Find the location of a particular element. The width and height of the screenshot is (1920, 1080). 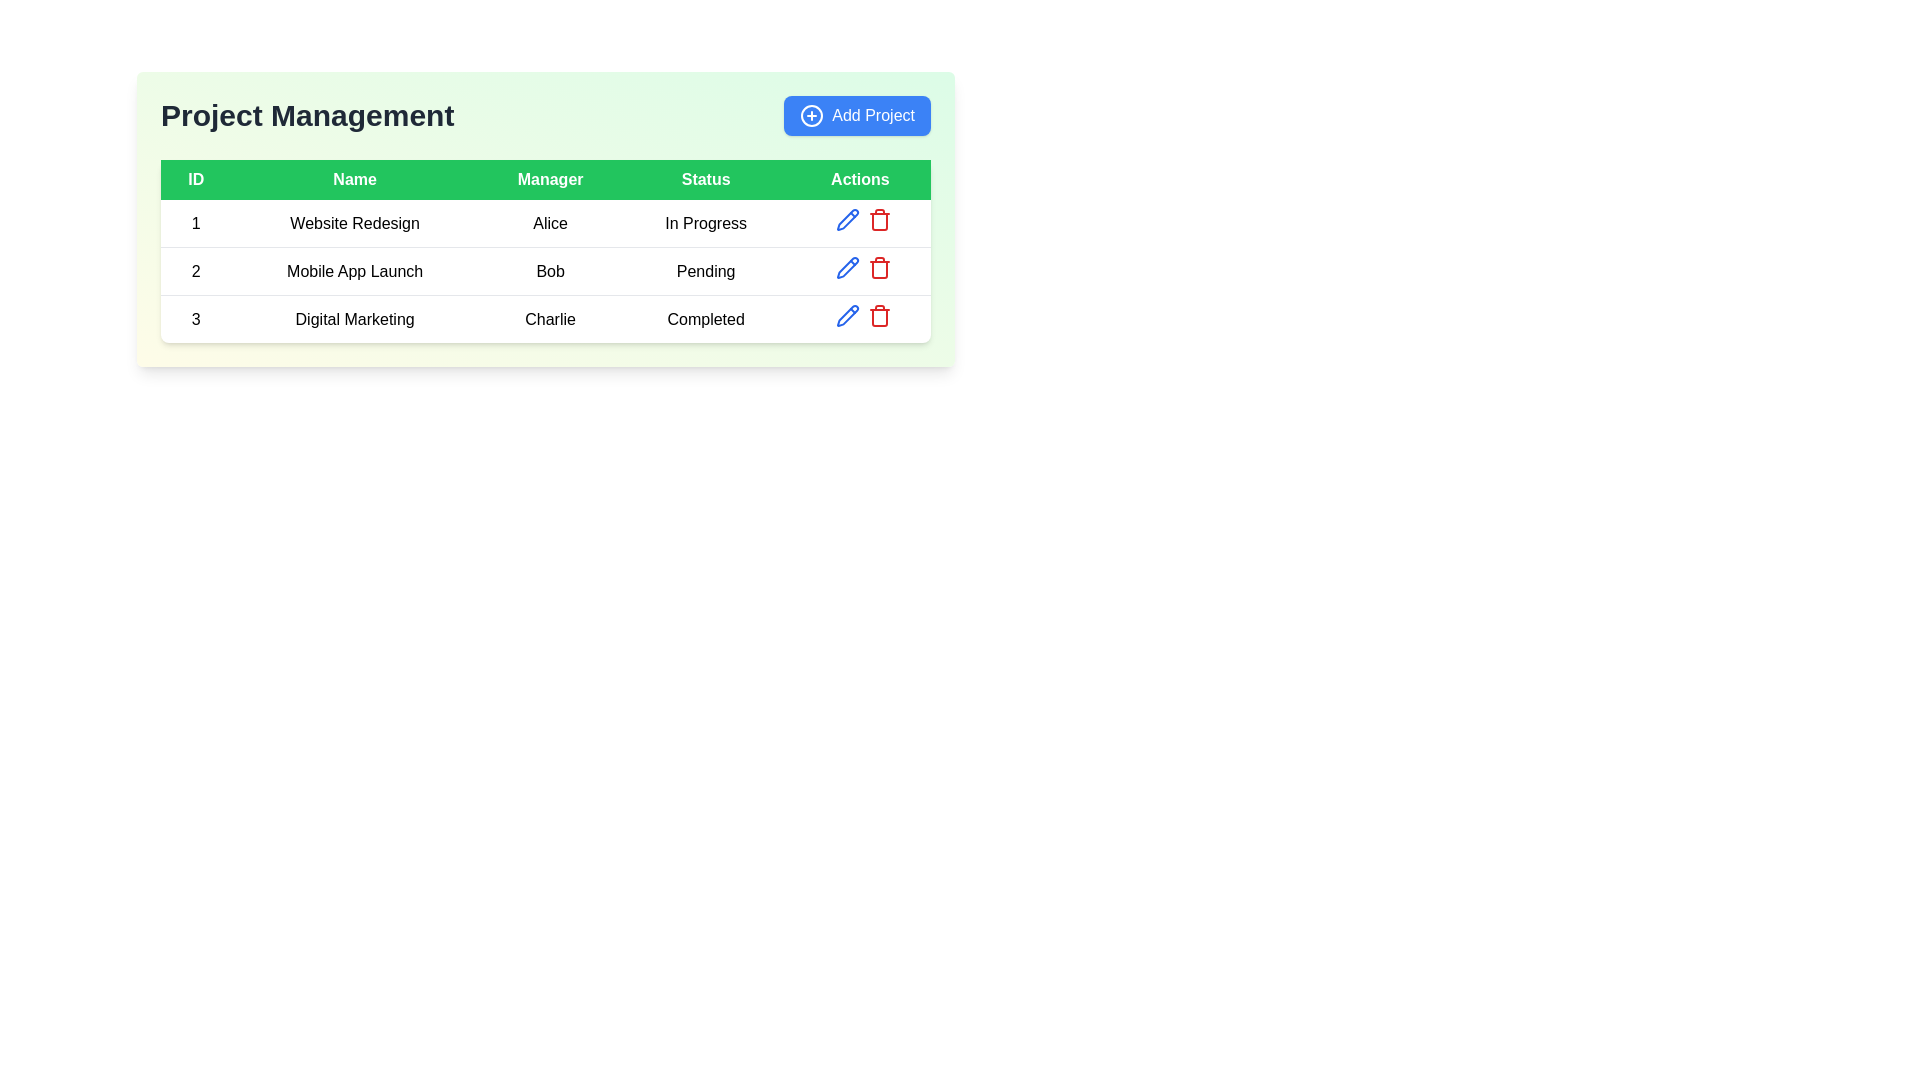

the Header cell labeled 'Actions' at the far right of the table is located at coordinates (860, 180).